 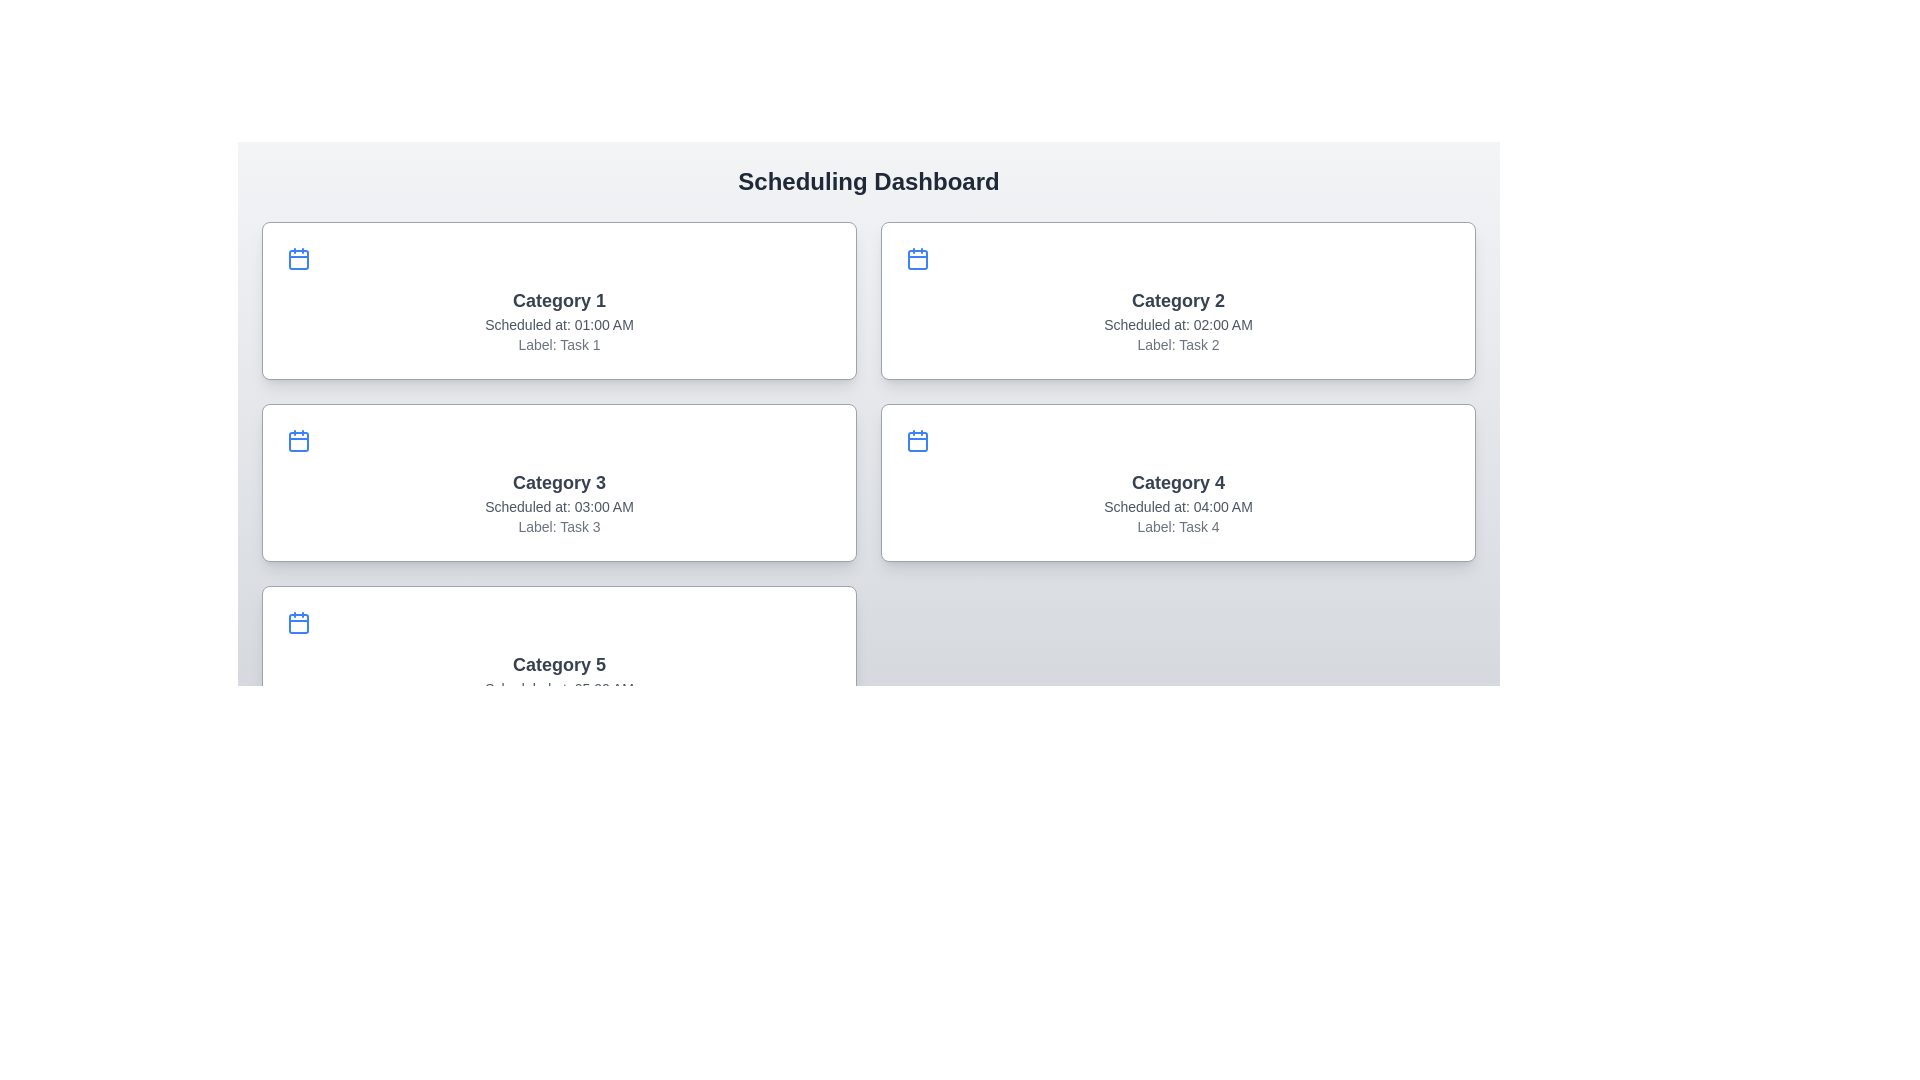 What do you see at coordinates (559, 505) in the screenshot?
I see `text label displaying 'Scheduled at: 03:00 AM' located inside the 'Category 3' card, positioned between 'Category 3' and 'Label: Task 3'` at bounding box center [559, 505].